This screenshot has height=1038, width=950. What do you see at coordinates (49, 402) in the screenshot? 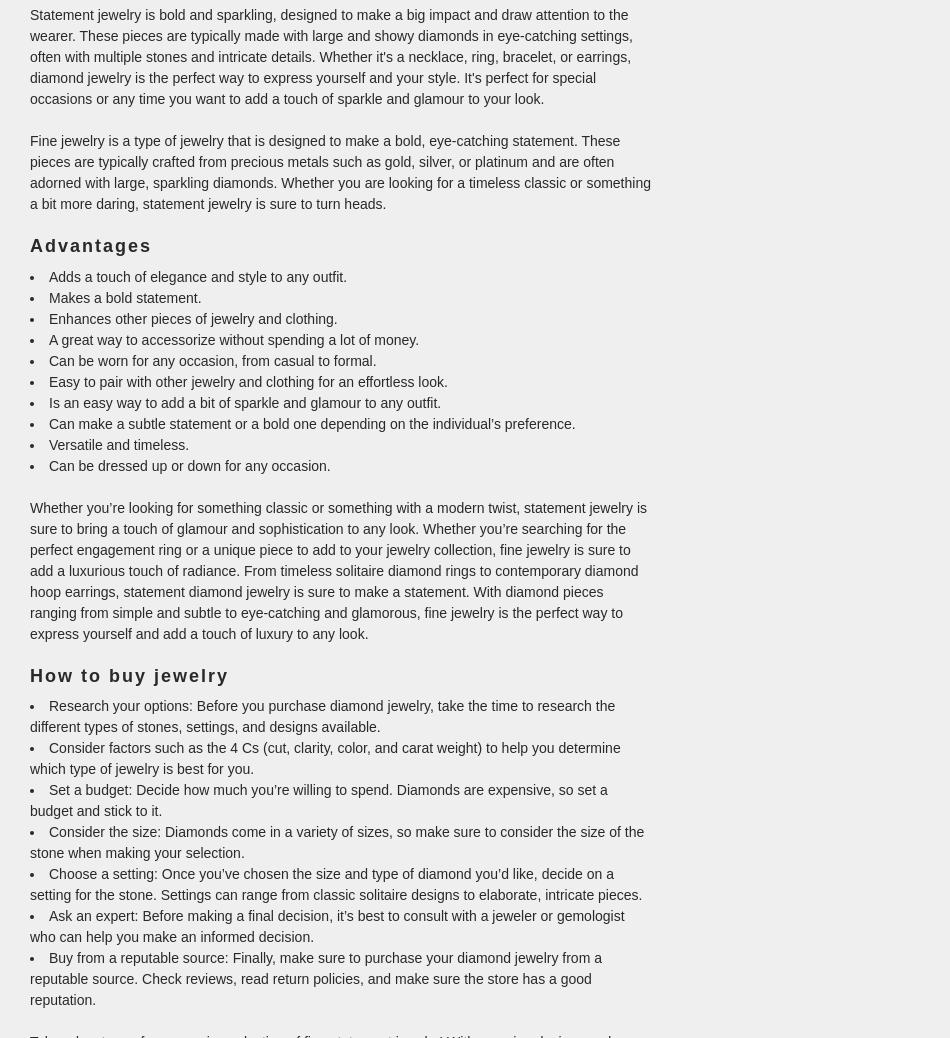
I see `'Is an easy way to add a bit of sparkle and glamour to any outfit.'` at bounding box center [49, 402].